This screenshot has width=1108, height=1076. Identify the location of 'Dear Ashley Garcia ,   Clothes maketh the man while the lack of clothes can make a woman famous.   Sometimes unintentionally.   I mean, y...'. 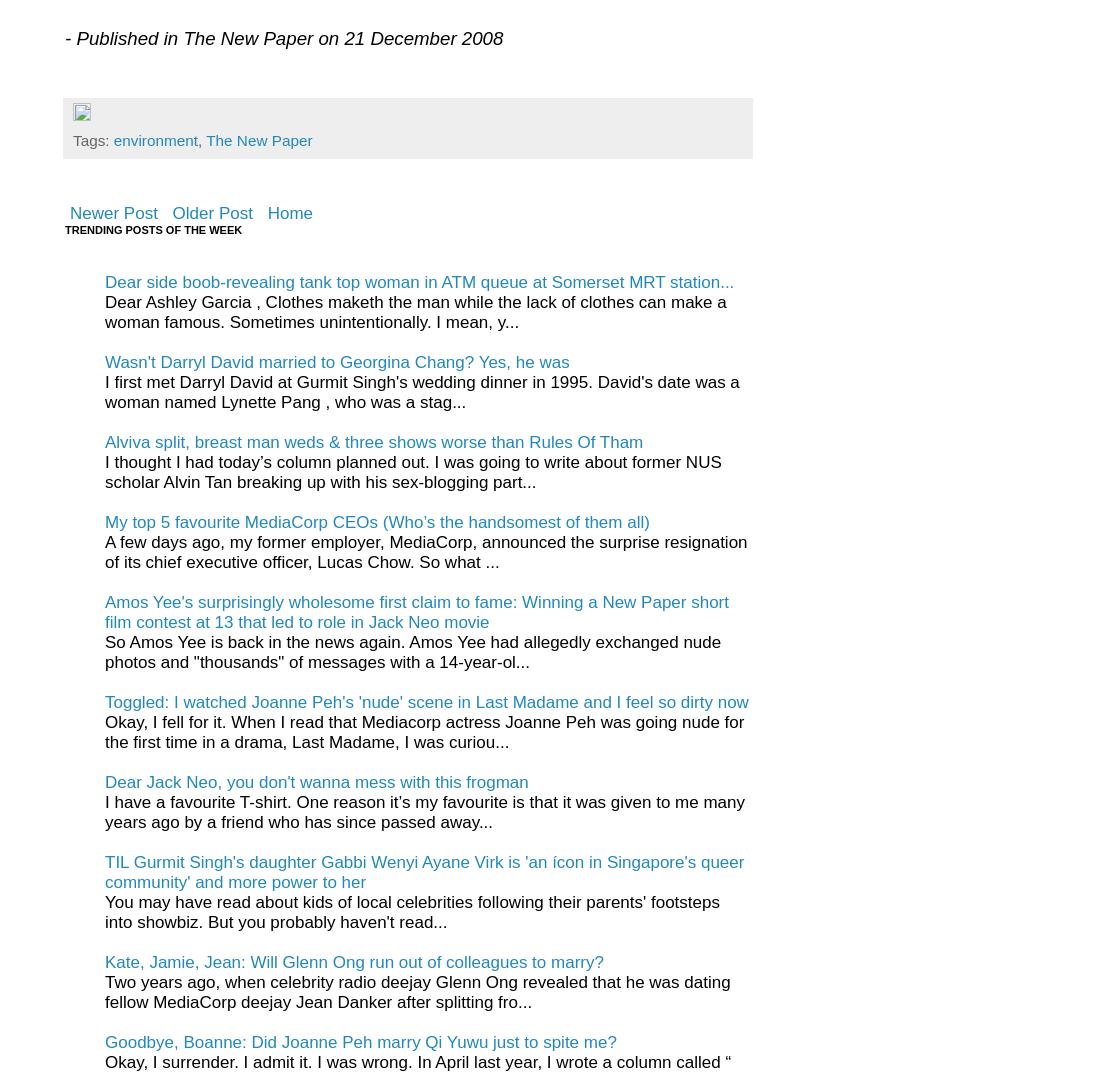
(415, 311).